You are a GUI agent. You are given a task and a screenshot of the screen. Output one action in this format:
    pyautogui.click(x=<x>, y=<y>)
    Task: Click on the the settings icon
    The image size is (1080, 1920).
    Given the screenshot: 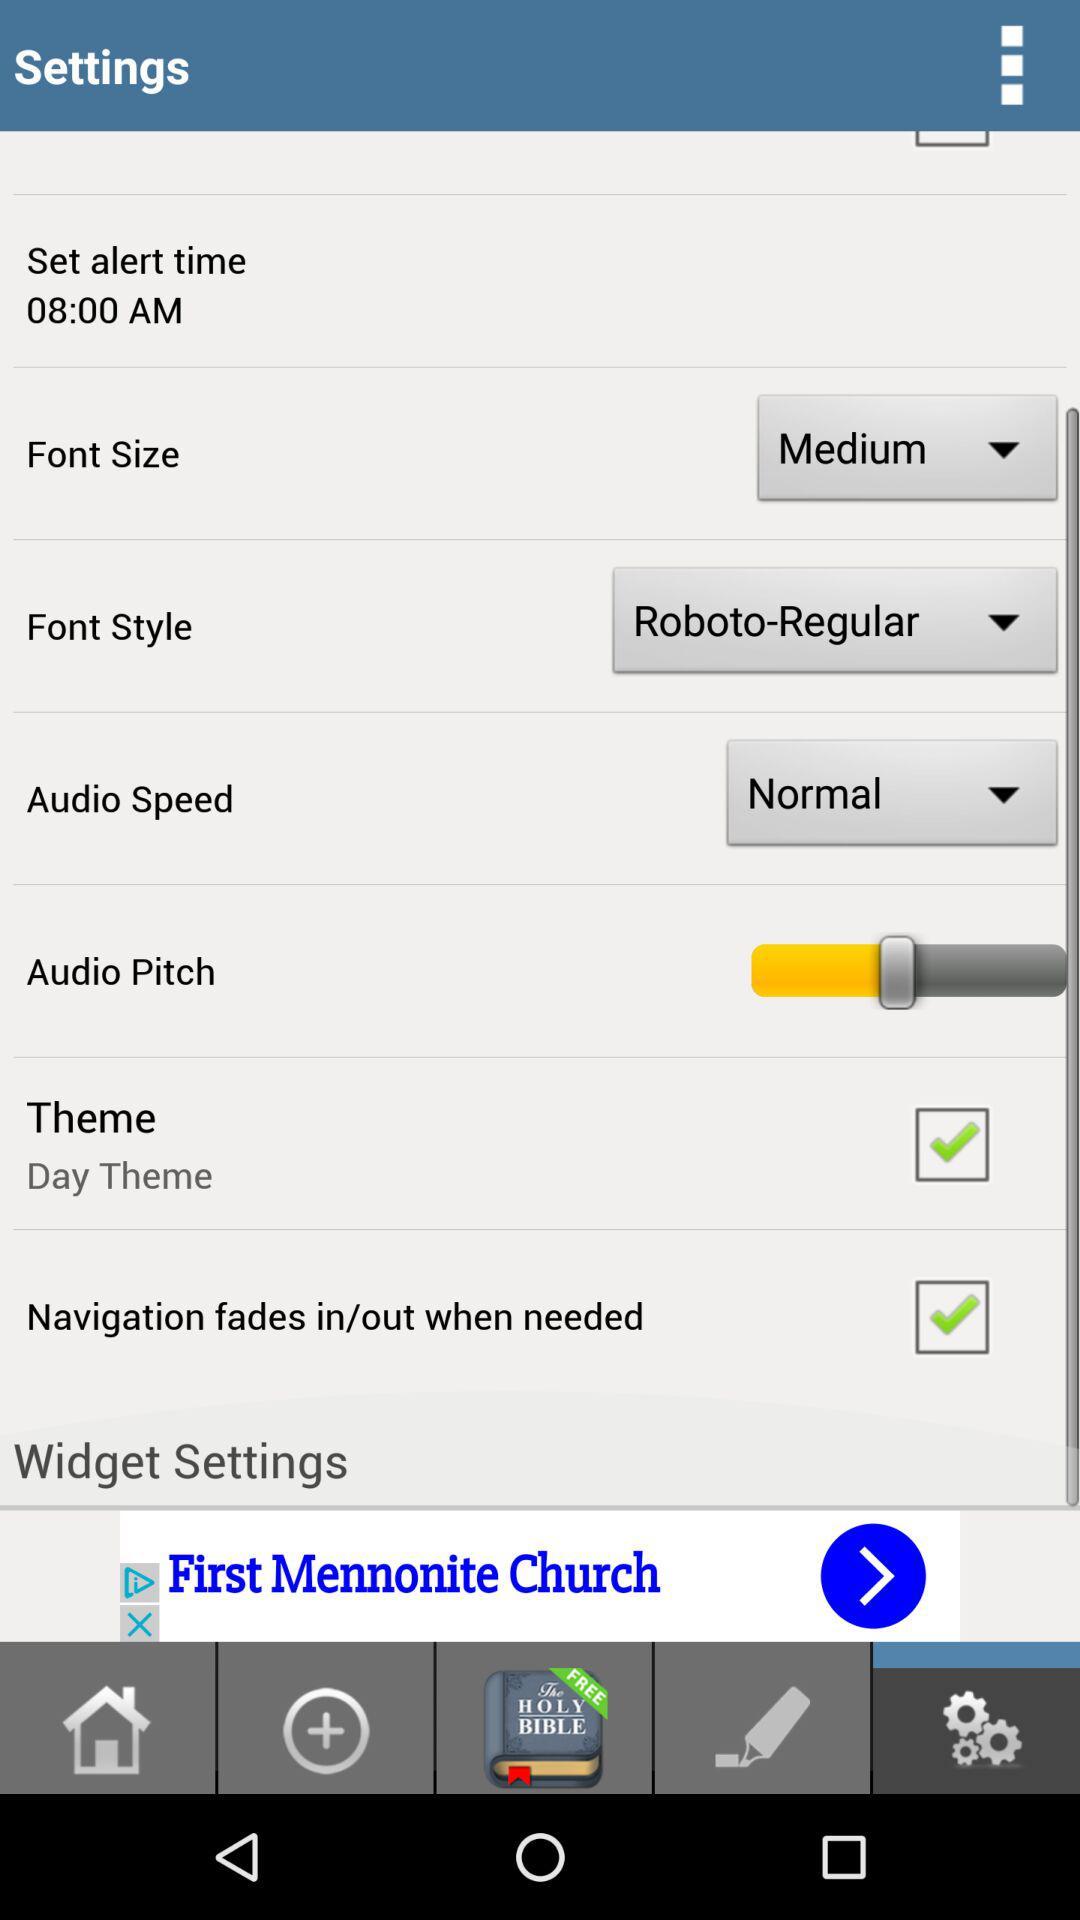 What is the action you would take?
    pyautogui.click(x=975, y=1851)
    